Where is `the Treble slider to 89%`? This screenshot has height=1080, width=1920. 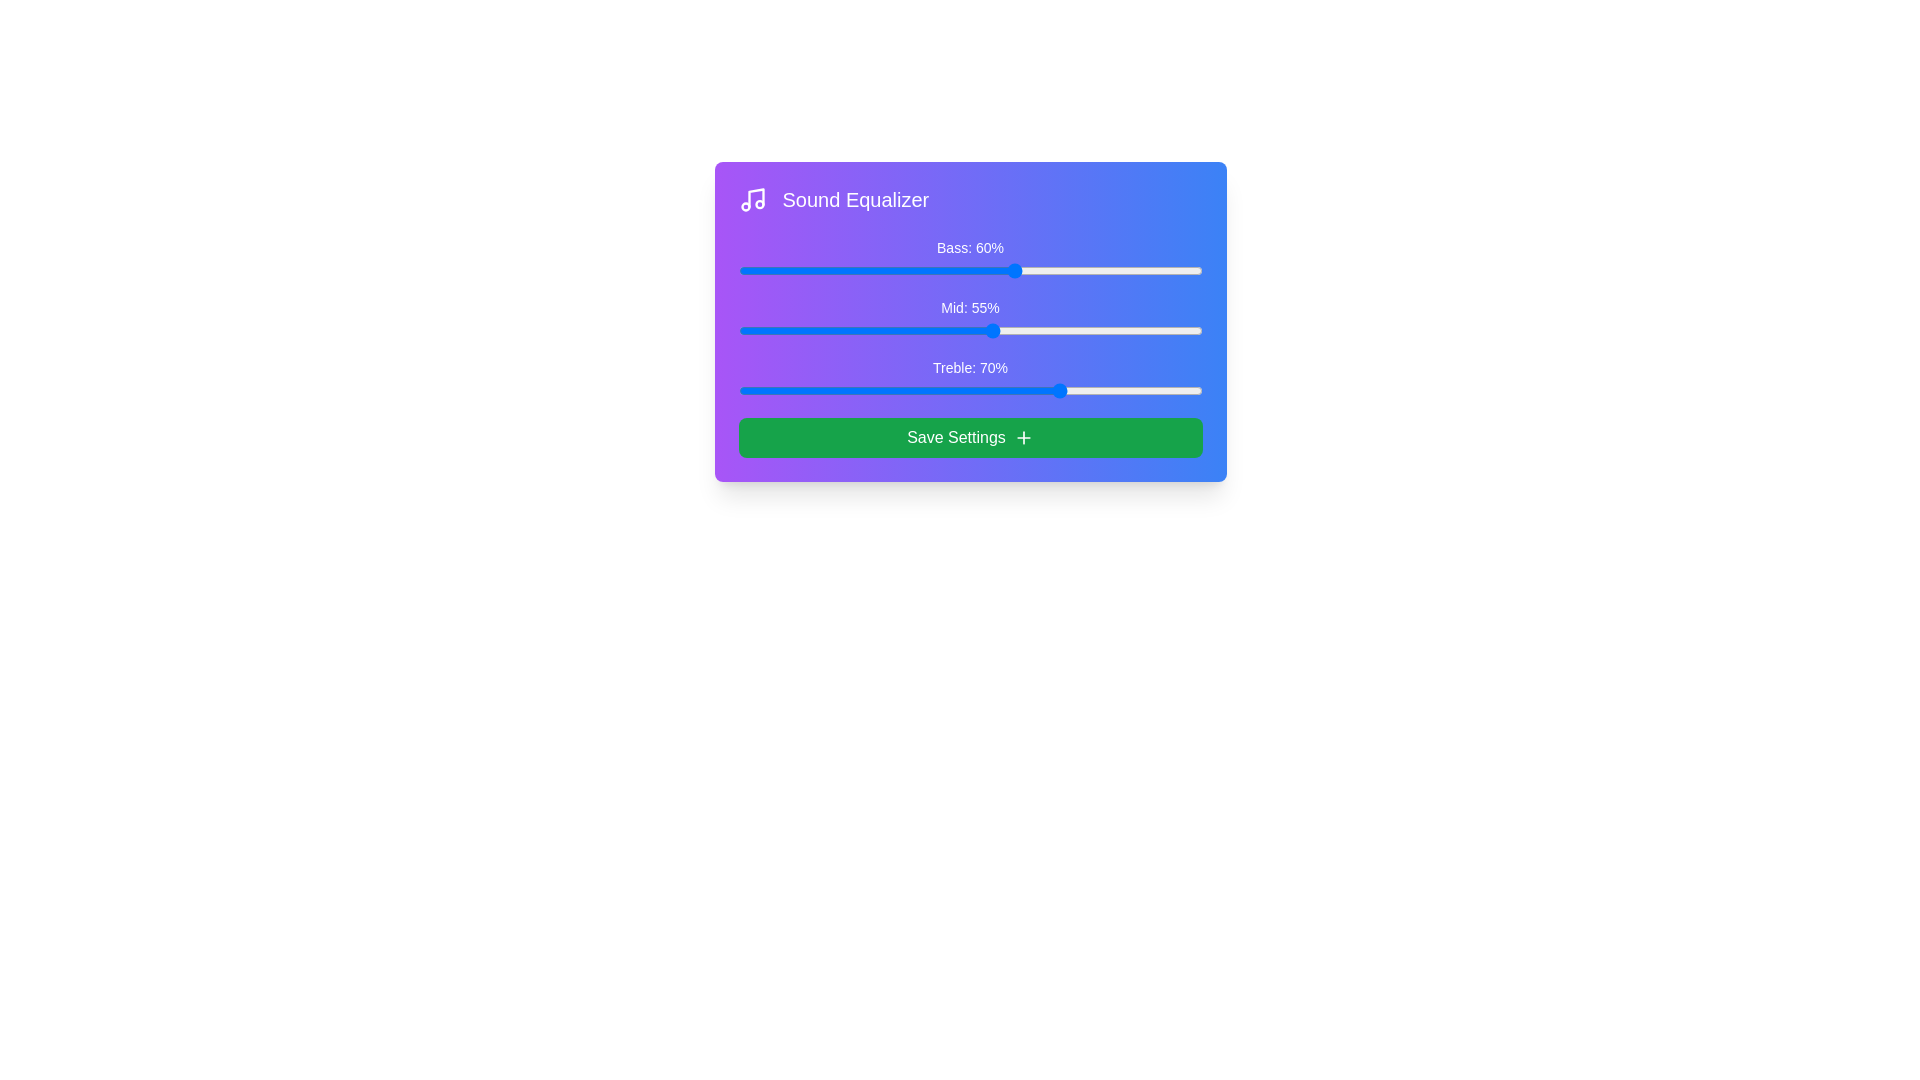 the Treble slider to 89% is located at coordinates (1151, 390).